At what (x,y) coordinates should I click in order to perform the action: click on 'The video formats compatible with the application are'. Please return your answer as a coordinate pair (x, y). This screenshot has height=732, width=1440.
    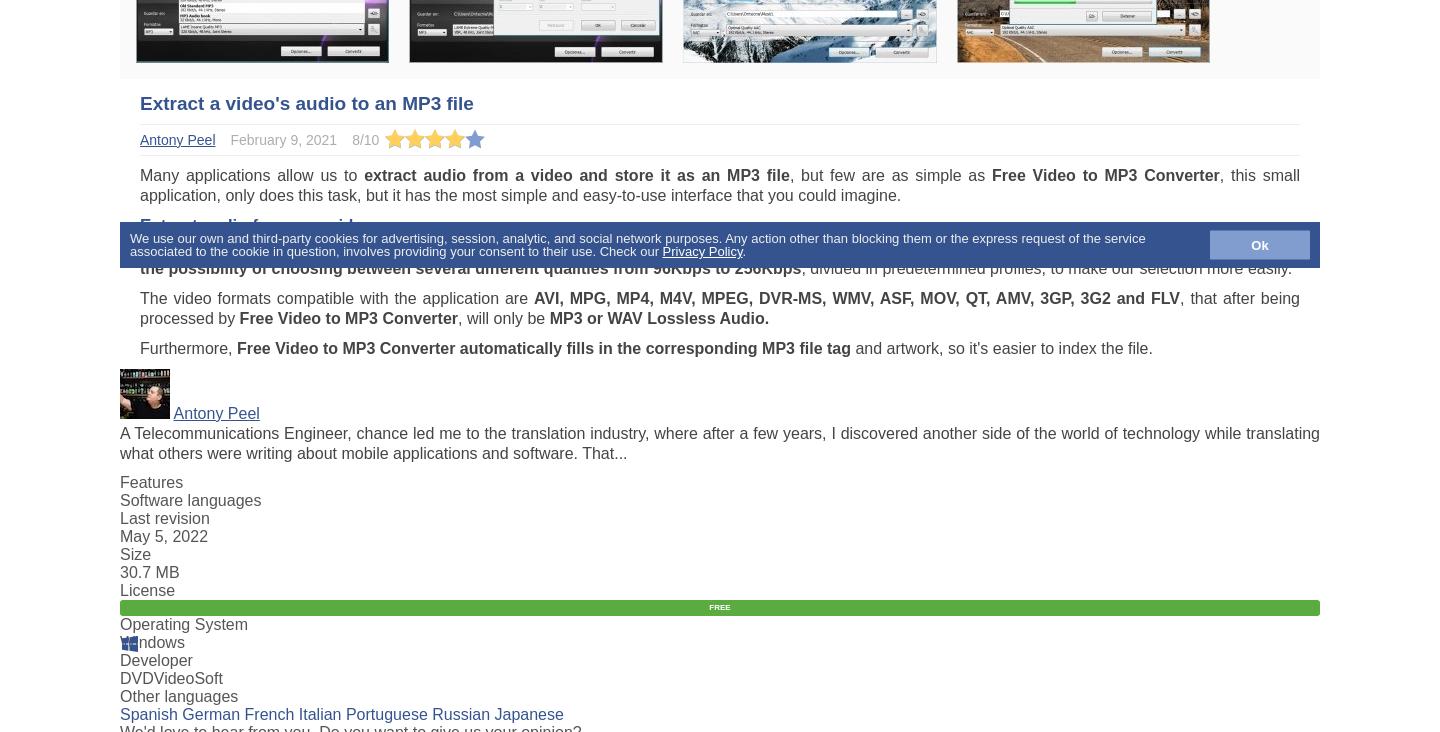
    Looking at the image, I should click on (336, 298).